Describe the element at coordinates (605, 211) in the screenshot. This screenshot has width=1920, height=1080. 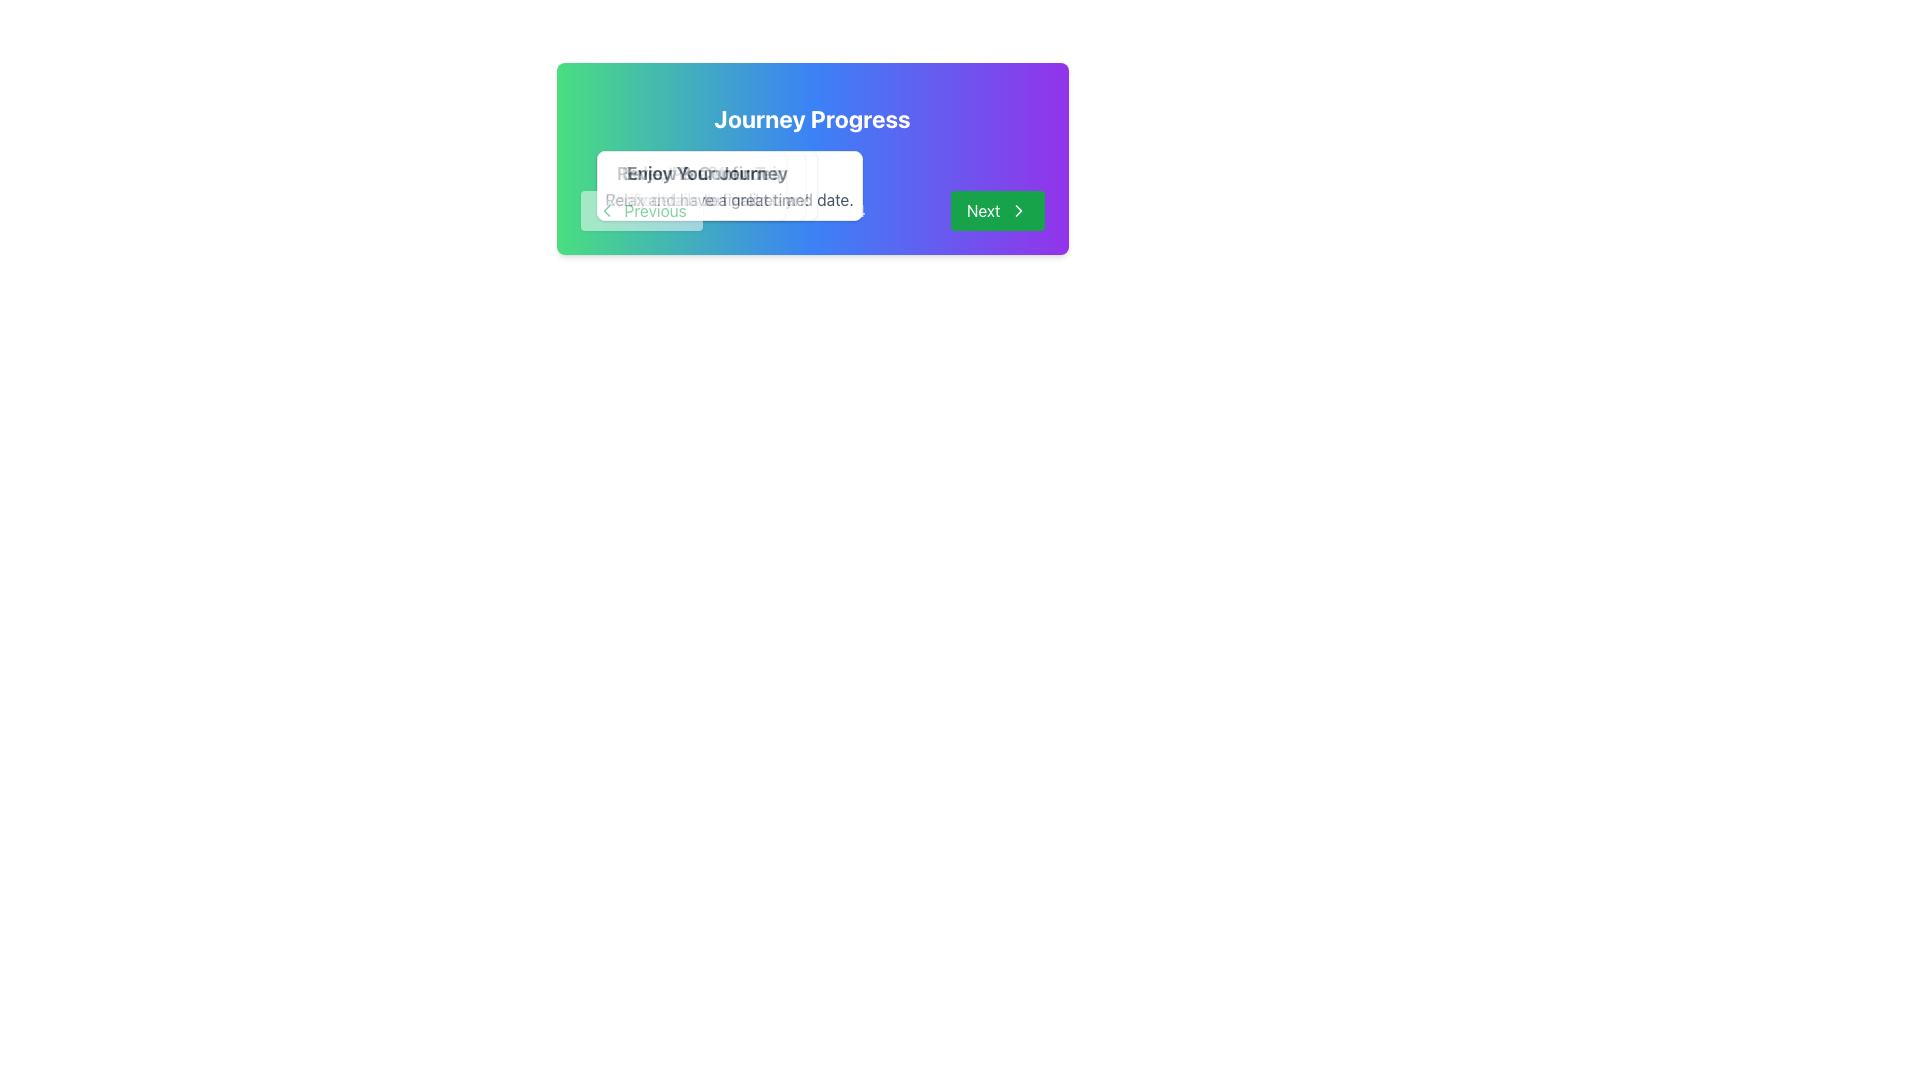
I see `the arrow icon located at the top-left corner of the 'Previous' button` at that location.